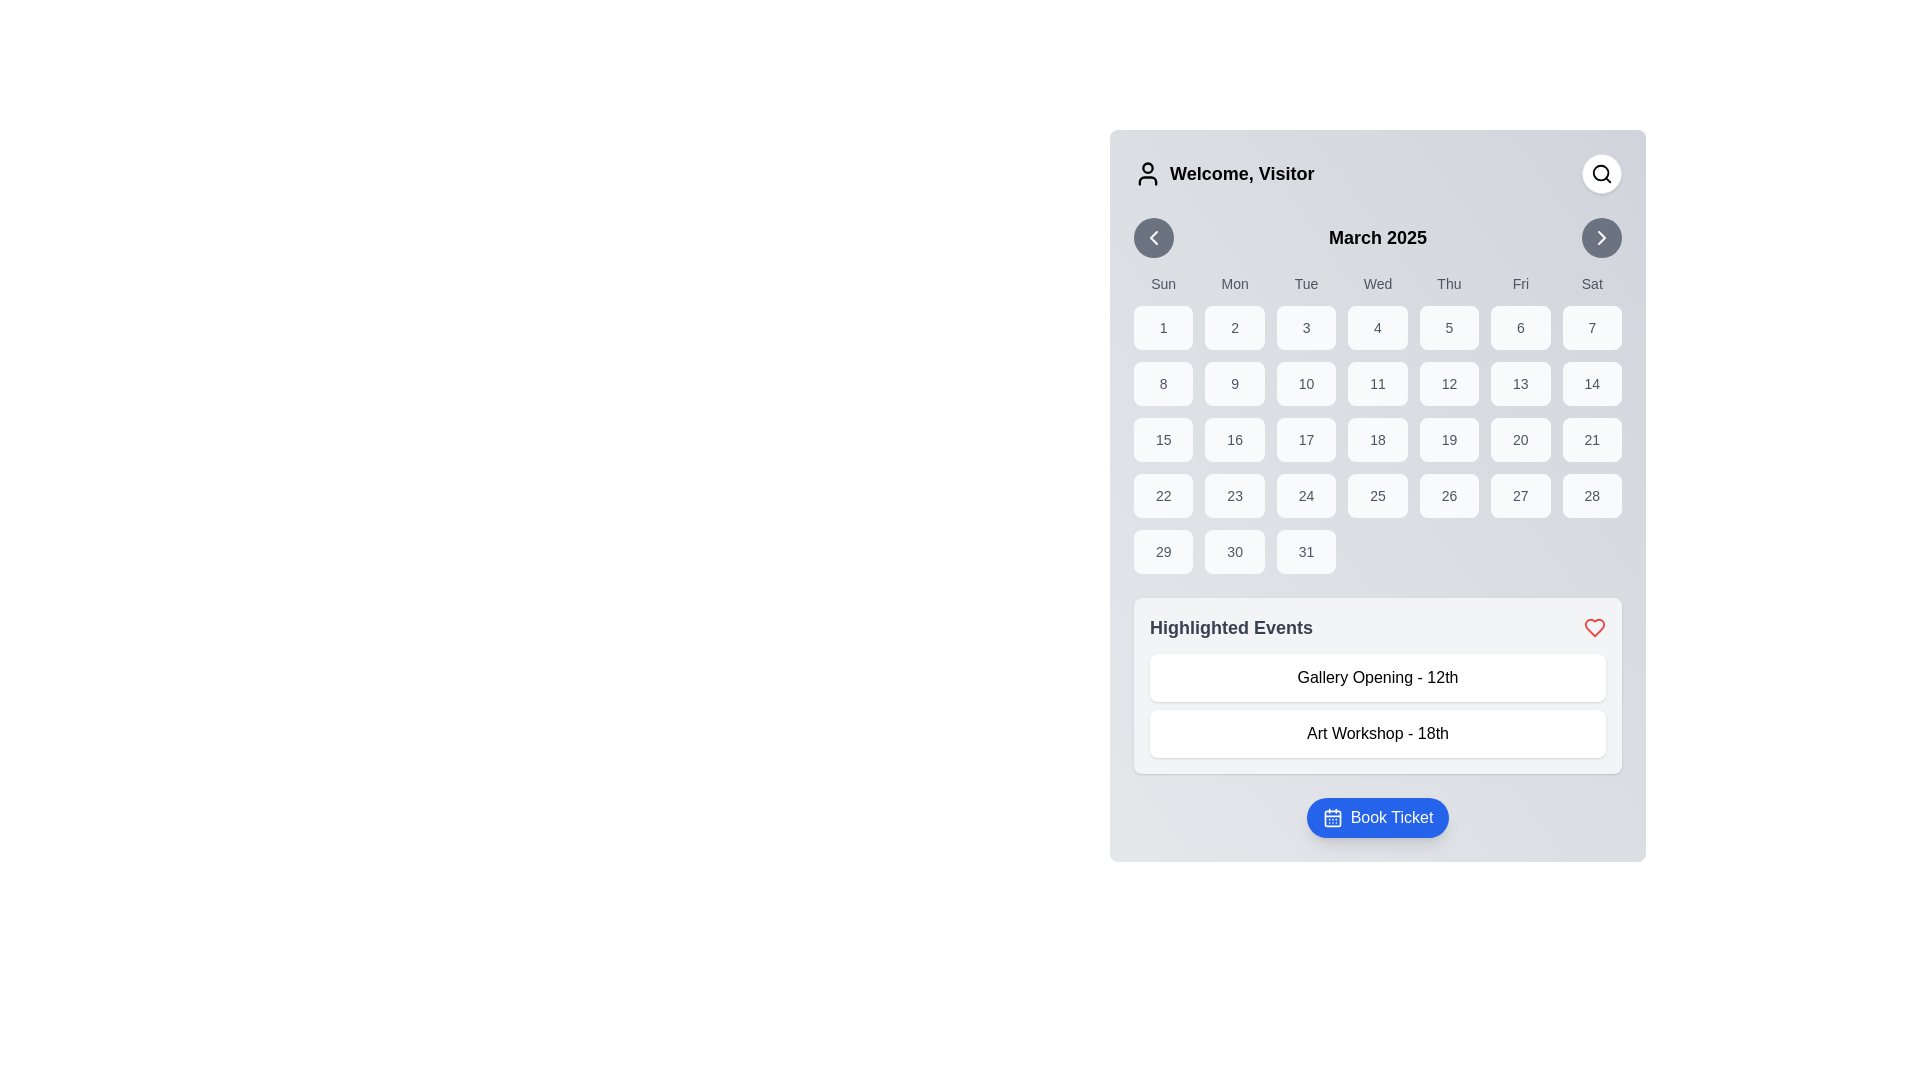  Describe the element at coordinates (1163, 284) in the screenshot. I see `the static text label displaying the abbreviation 'Sun', which is styled in medium gray and positioned as the first label in the row of weekday abbreviations for Sunday` at that location.